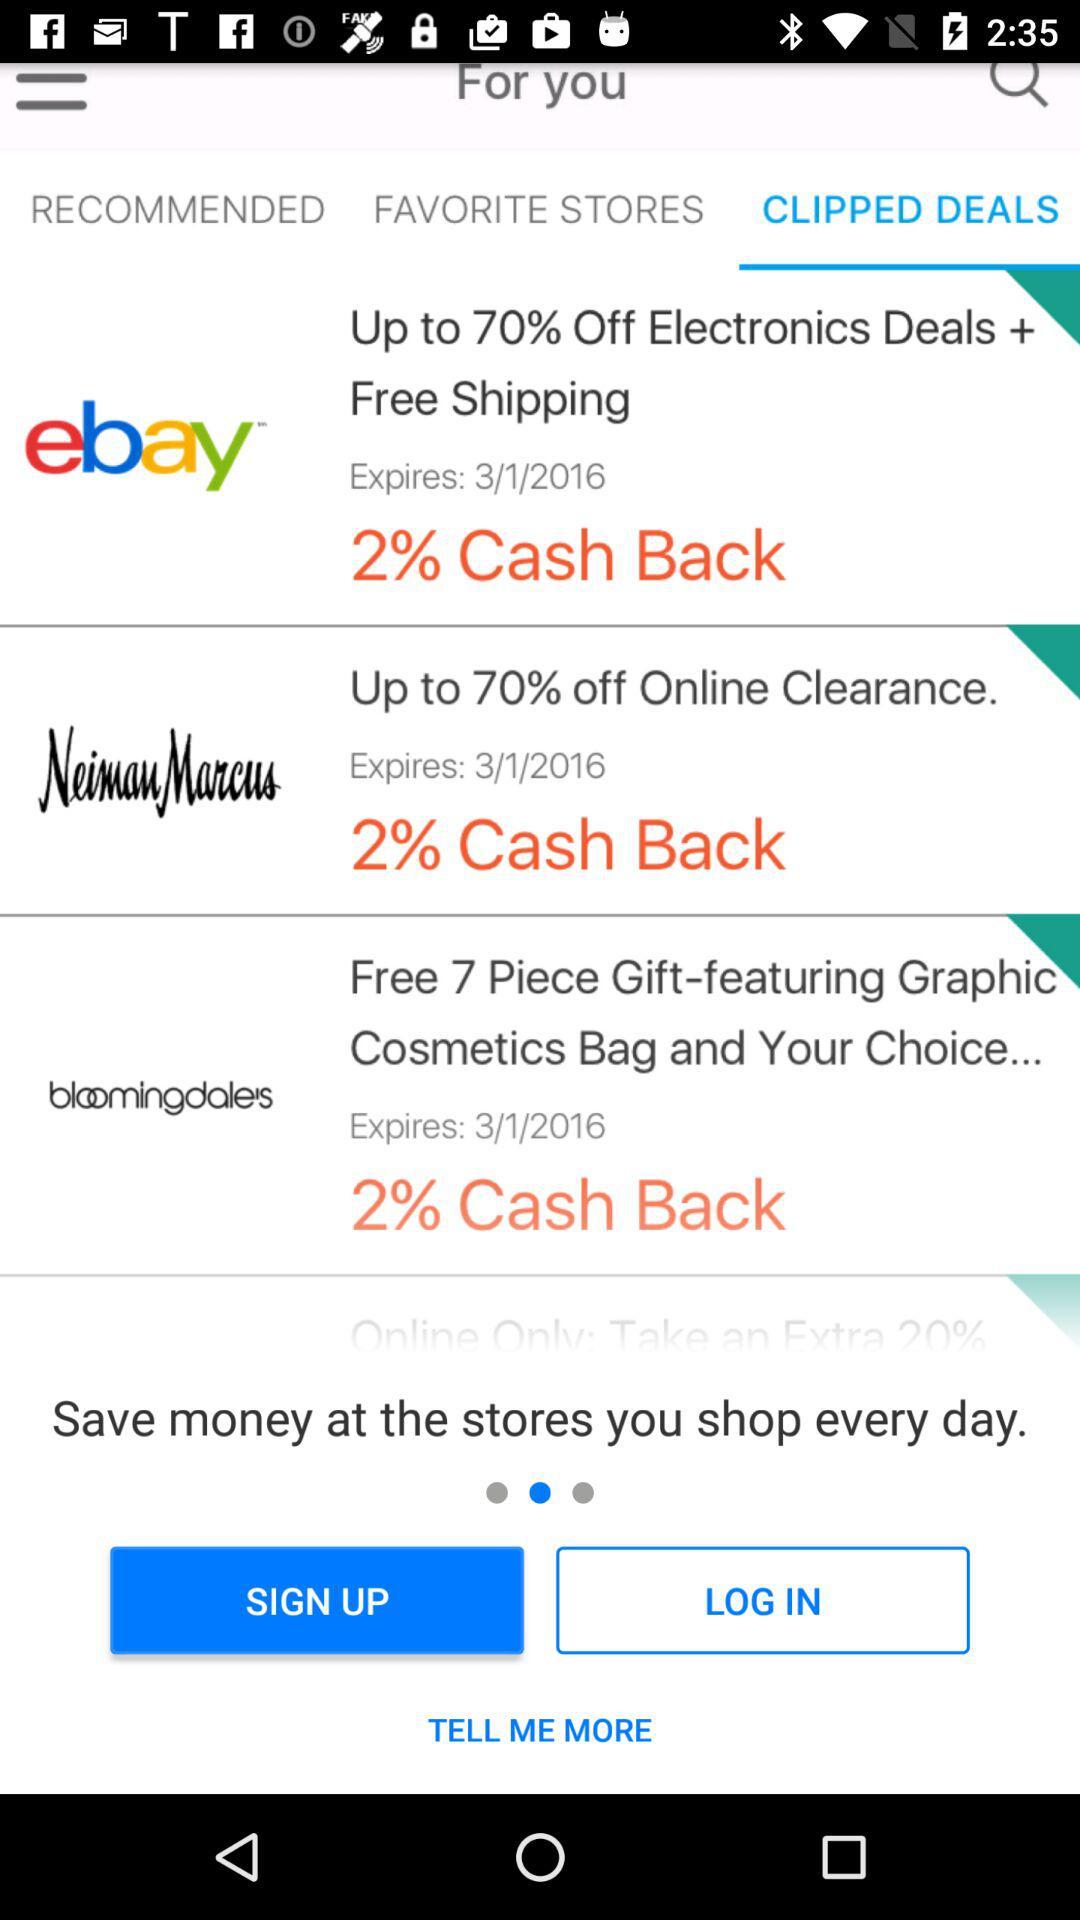  What do you see at coordinates (762, 1600) in the screenshot?
I see `icon next to sign up item` at bounding box center [762, 1600].